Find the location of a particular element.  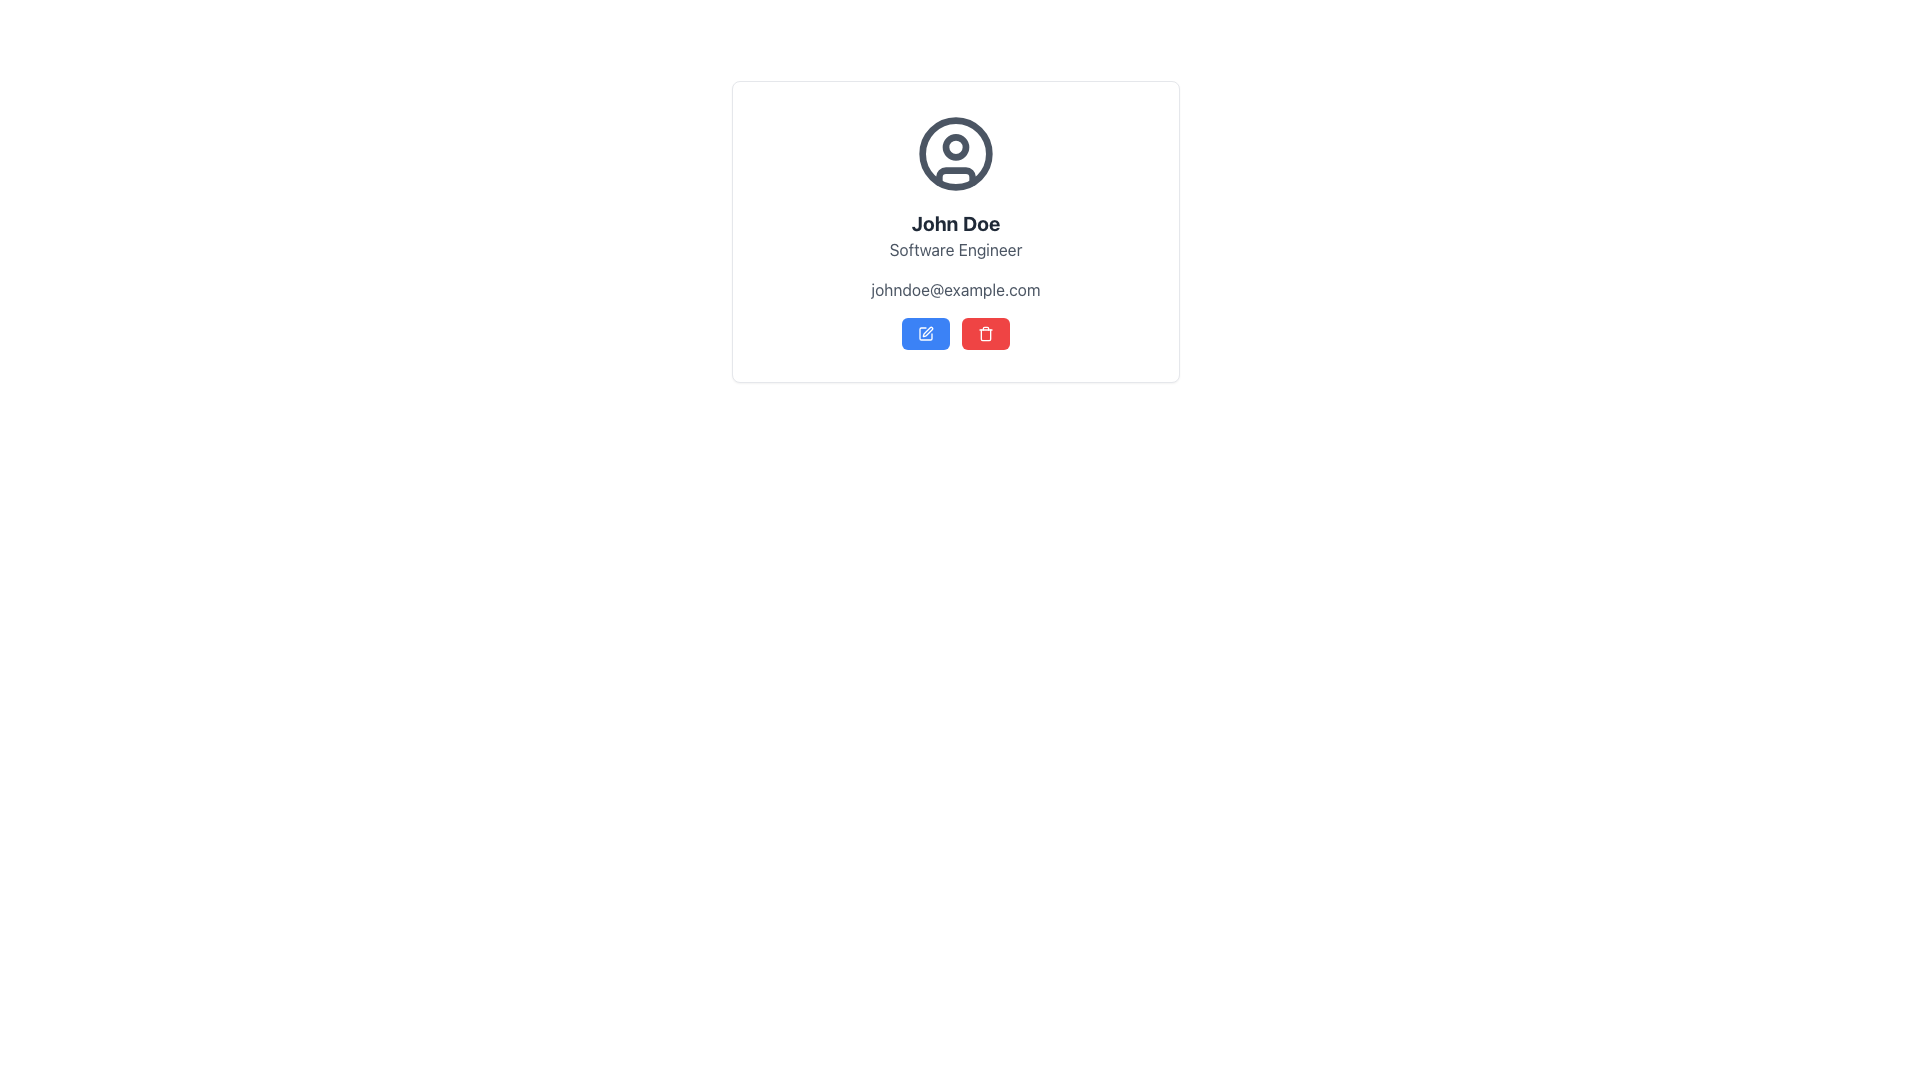

the Text block displaying 'John Doe' and 'Software Engineer' which is located in the middle of the page, below the user icon is located at coordinates (954, 234).